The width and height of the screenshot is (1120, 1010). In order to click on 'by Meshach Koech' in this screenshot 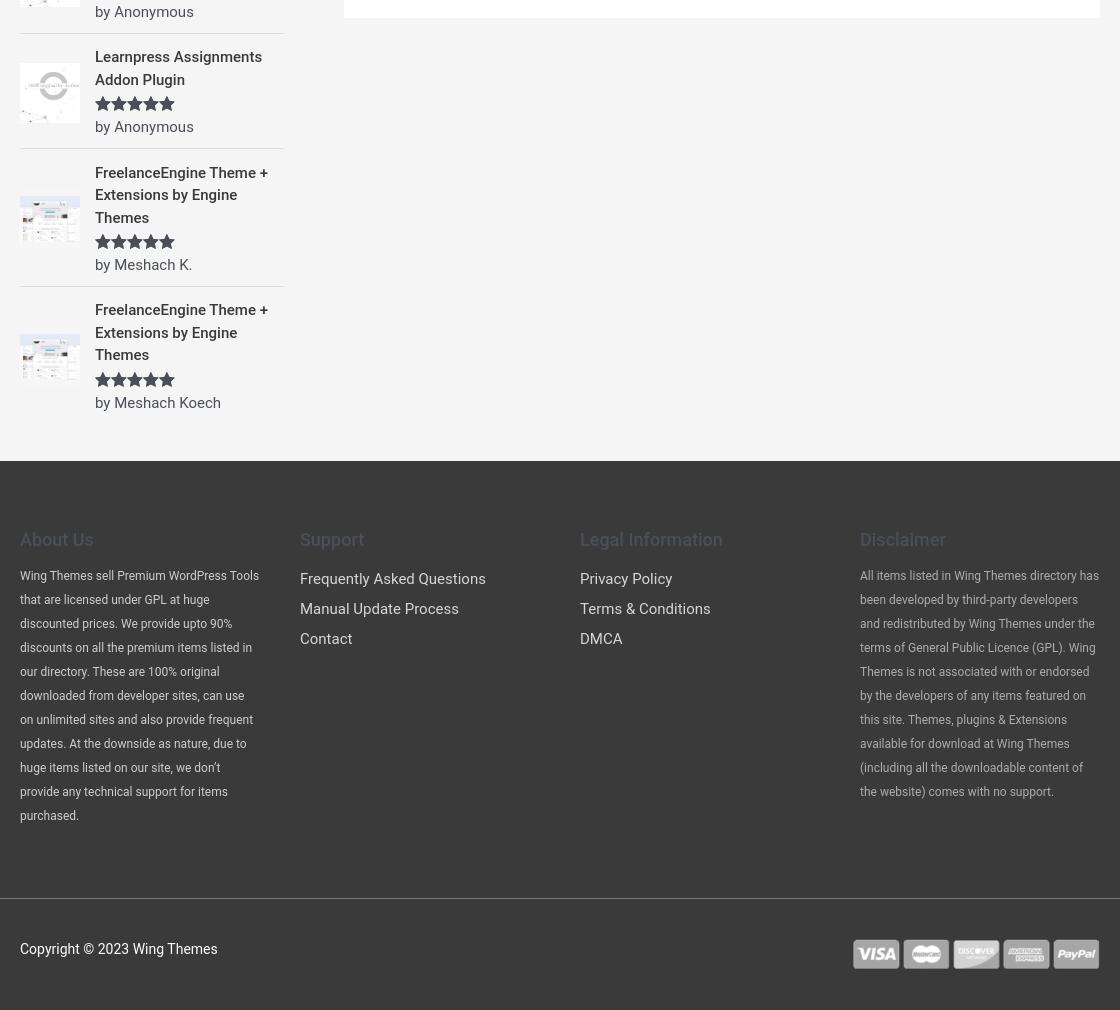, I will do `click(158, 401)`.